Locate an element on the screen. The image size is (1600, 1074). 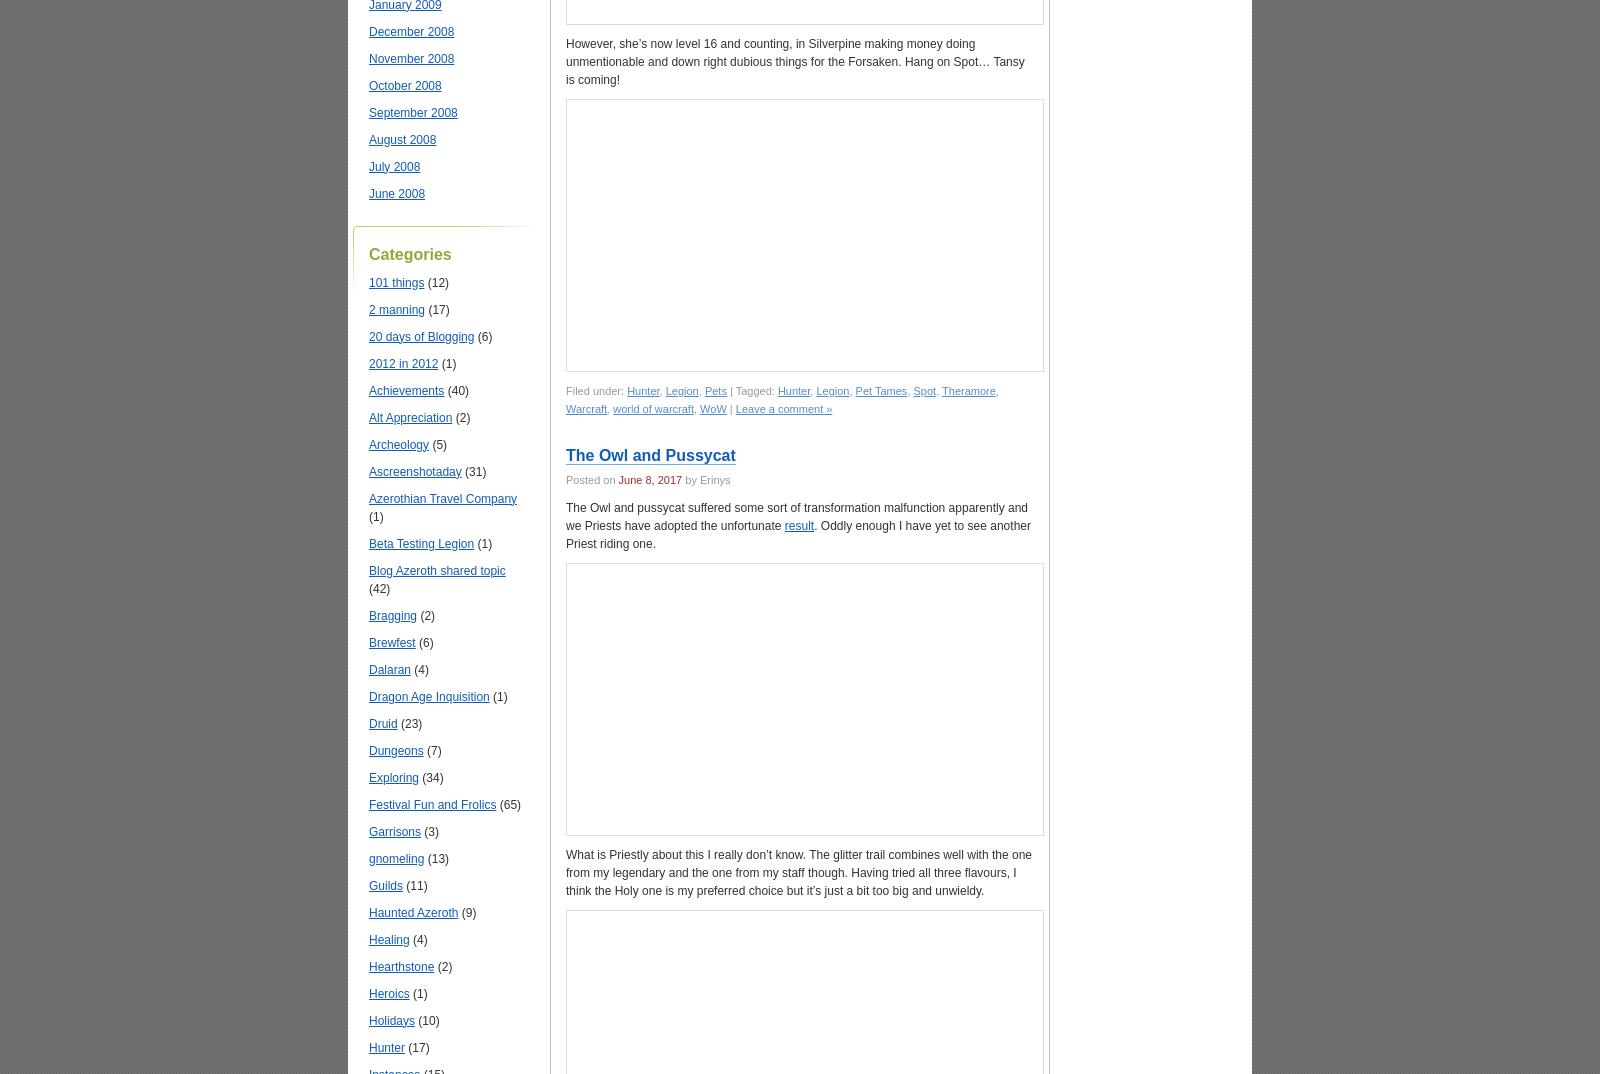
'2 manning' is located at coordinates (396, 308).